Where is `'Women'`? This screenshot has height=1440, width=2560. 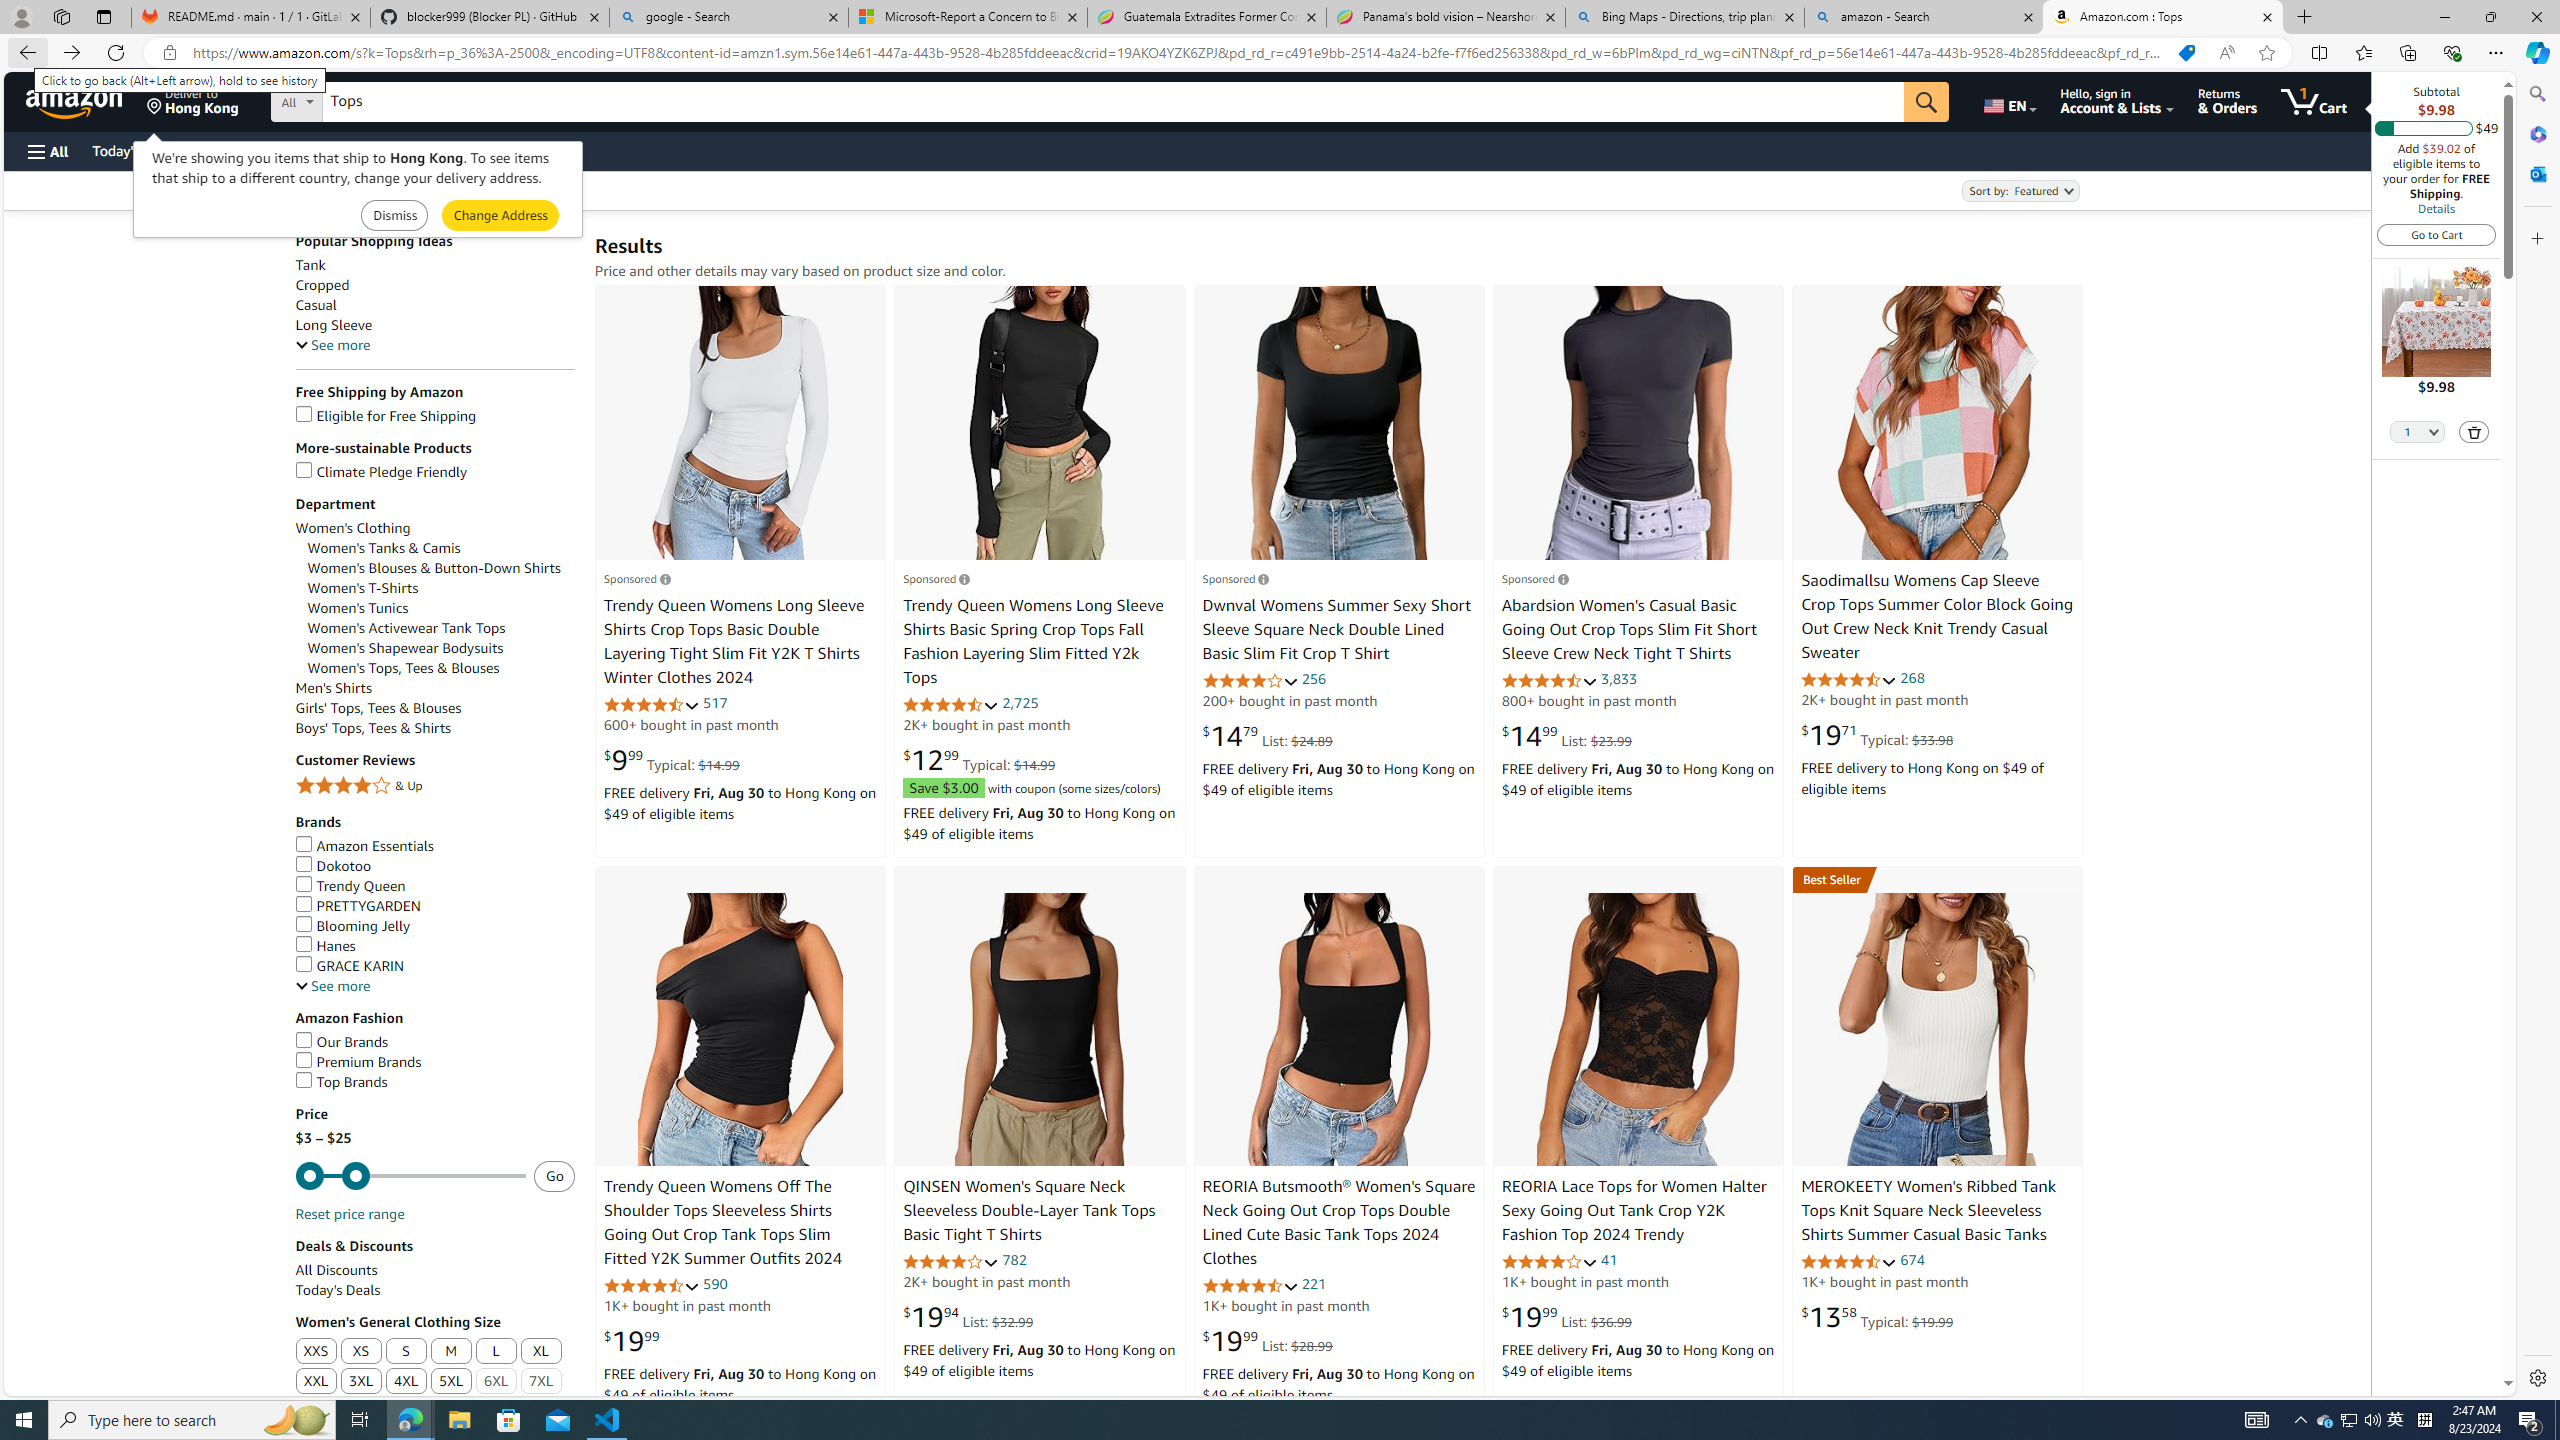
'Women' is located at coordinates (352, 528).